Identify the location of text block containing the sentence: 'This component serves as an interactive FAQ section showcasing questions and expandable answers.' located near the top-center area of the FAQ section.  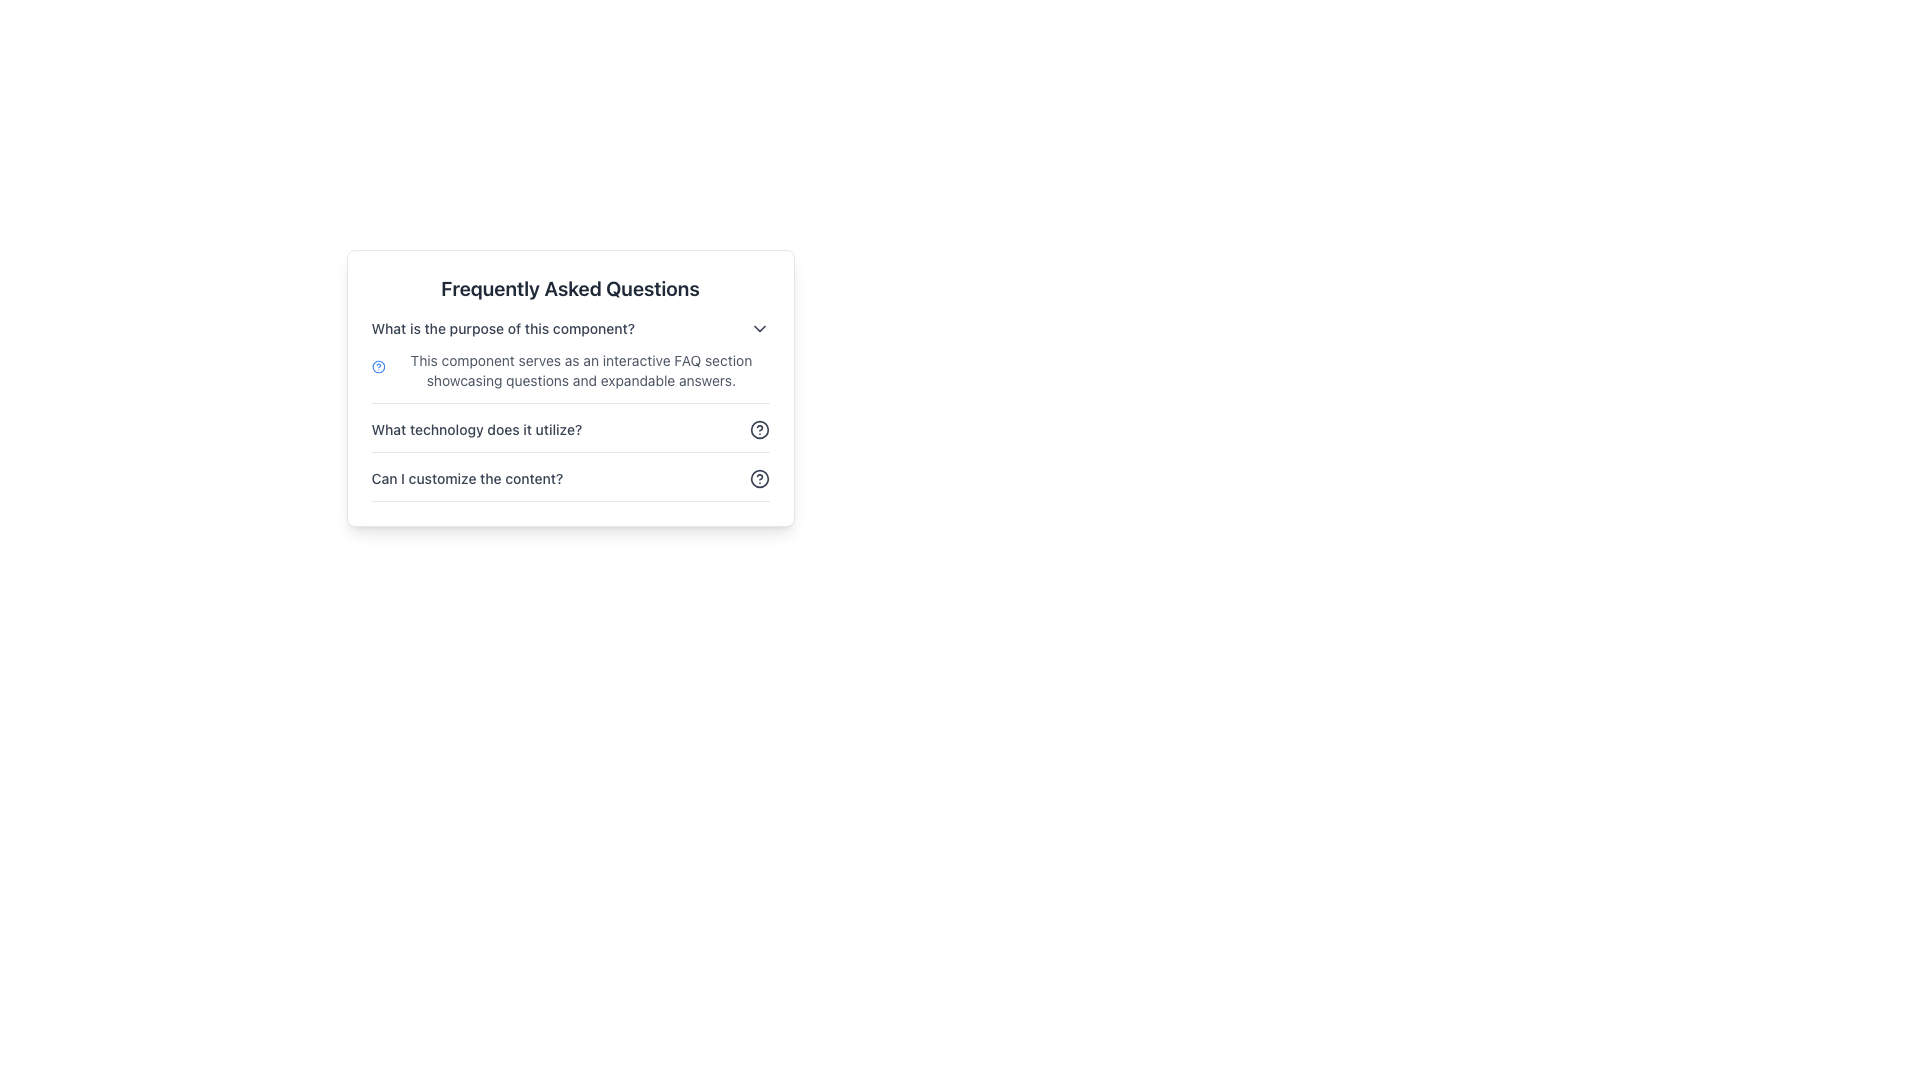
(580, 370).